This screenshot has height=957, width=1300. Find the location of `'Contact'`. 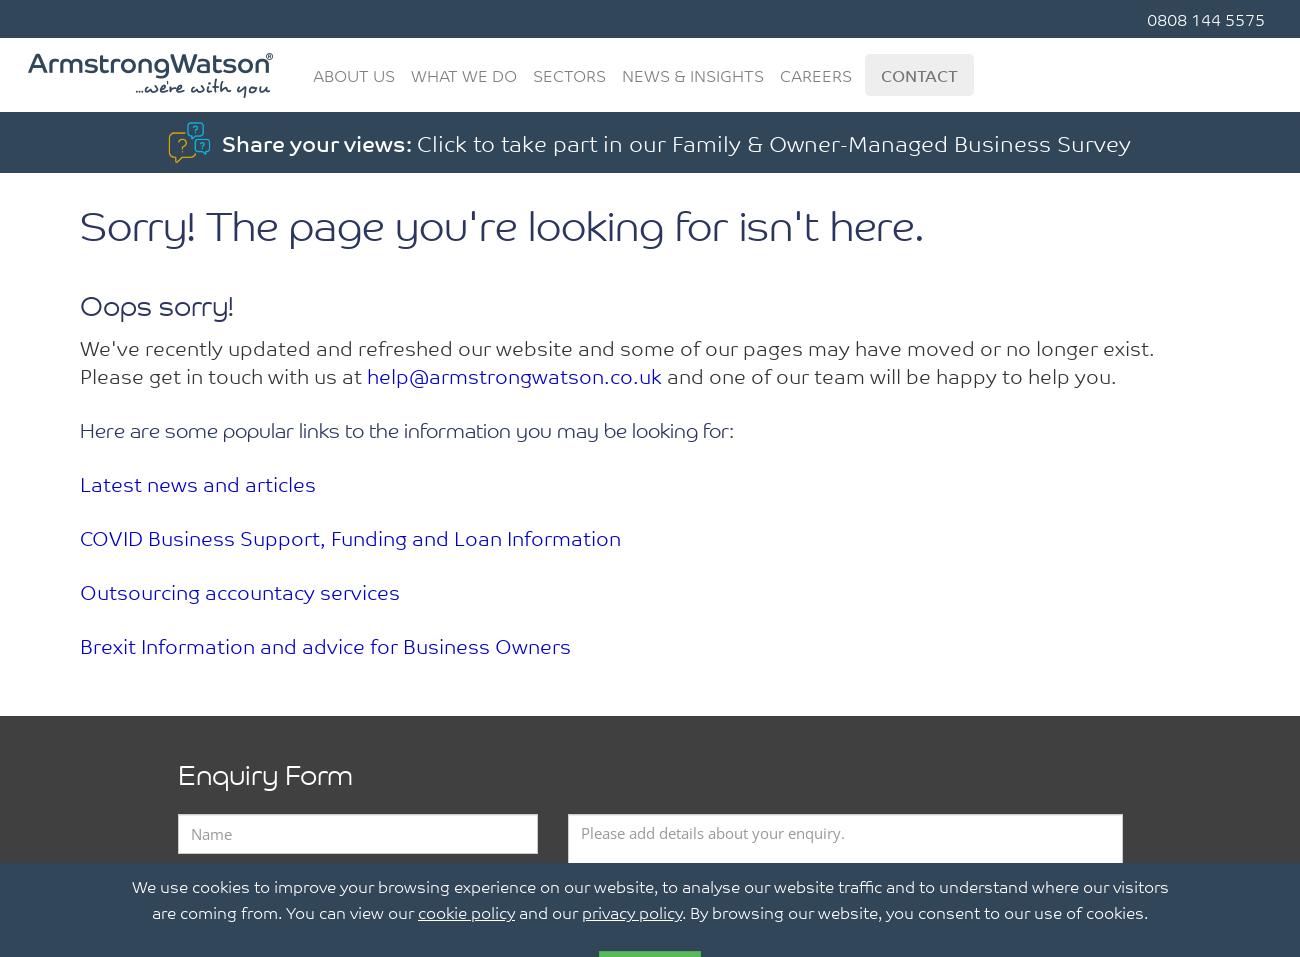

'Contact' is located at coordinates (918, 74).